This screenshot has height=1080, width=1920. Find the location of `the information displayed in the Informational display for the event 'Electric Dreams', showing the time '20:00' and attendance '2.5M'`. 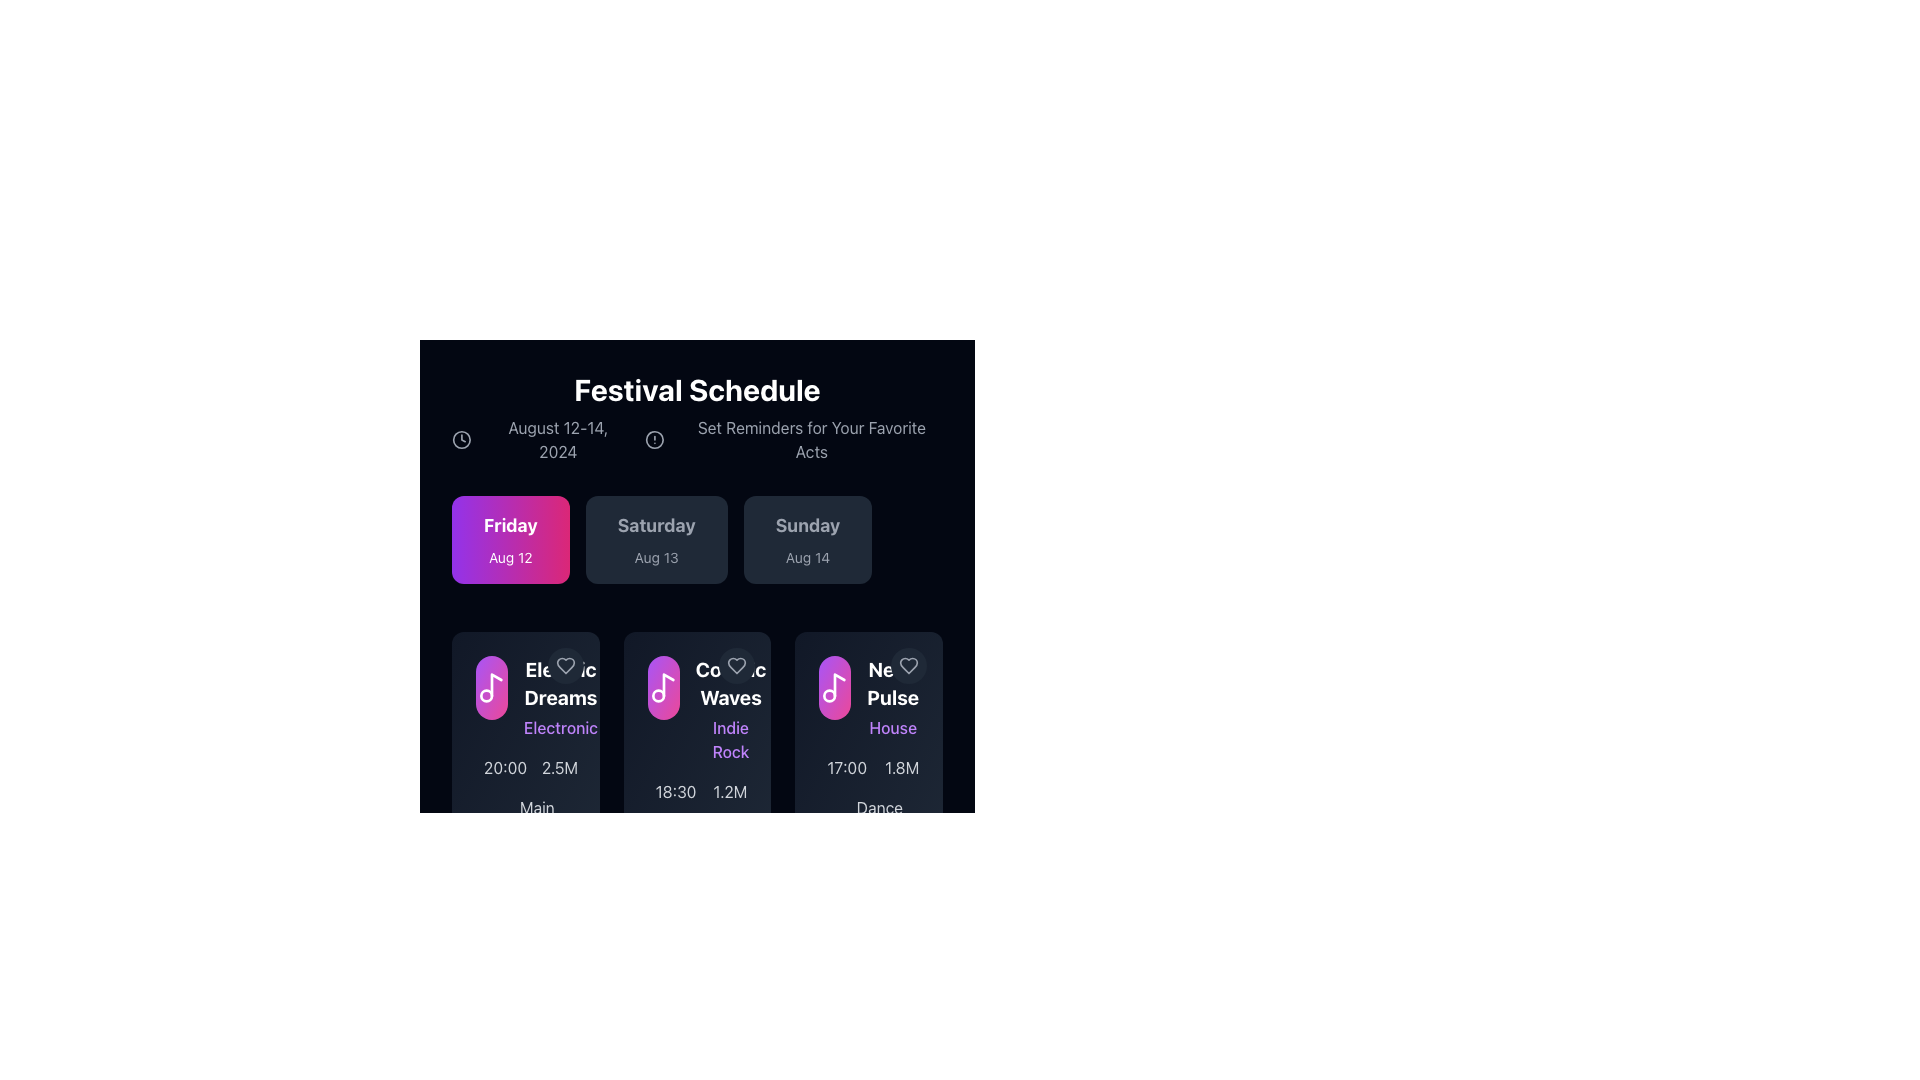

the information displayed in the Informational display for the event 'Electric Dreams', showing the time '20:00' and attendance '2.5M' is located at coordinates (525, 766).